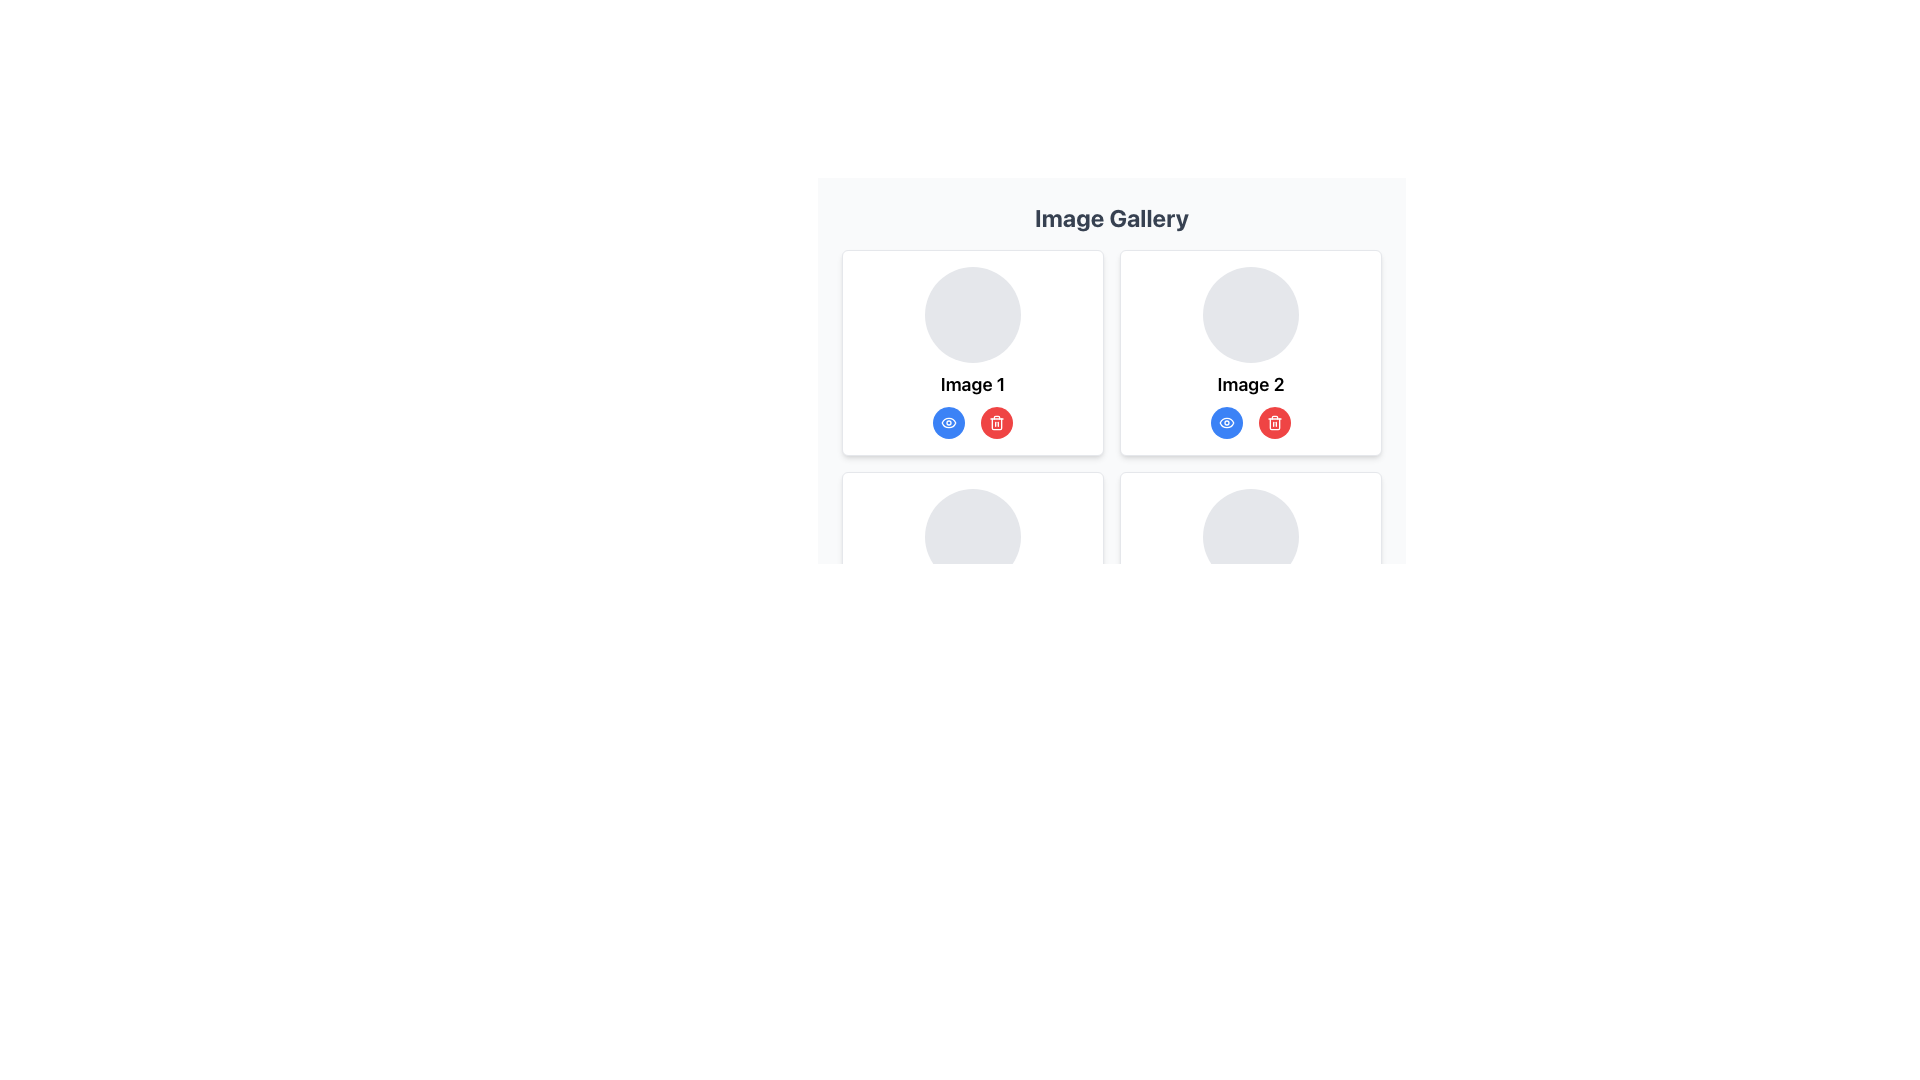 The width and height of the screenshot is (1920, 1080). What do you see at coordinates (973, 352) in the screenshot?
I see `the card component representing the first image item in the gallery` at bounding box center [973, 352].